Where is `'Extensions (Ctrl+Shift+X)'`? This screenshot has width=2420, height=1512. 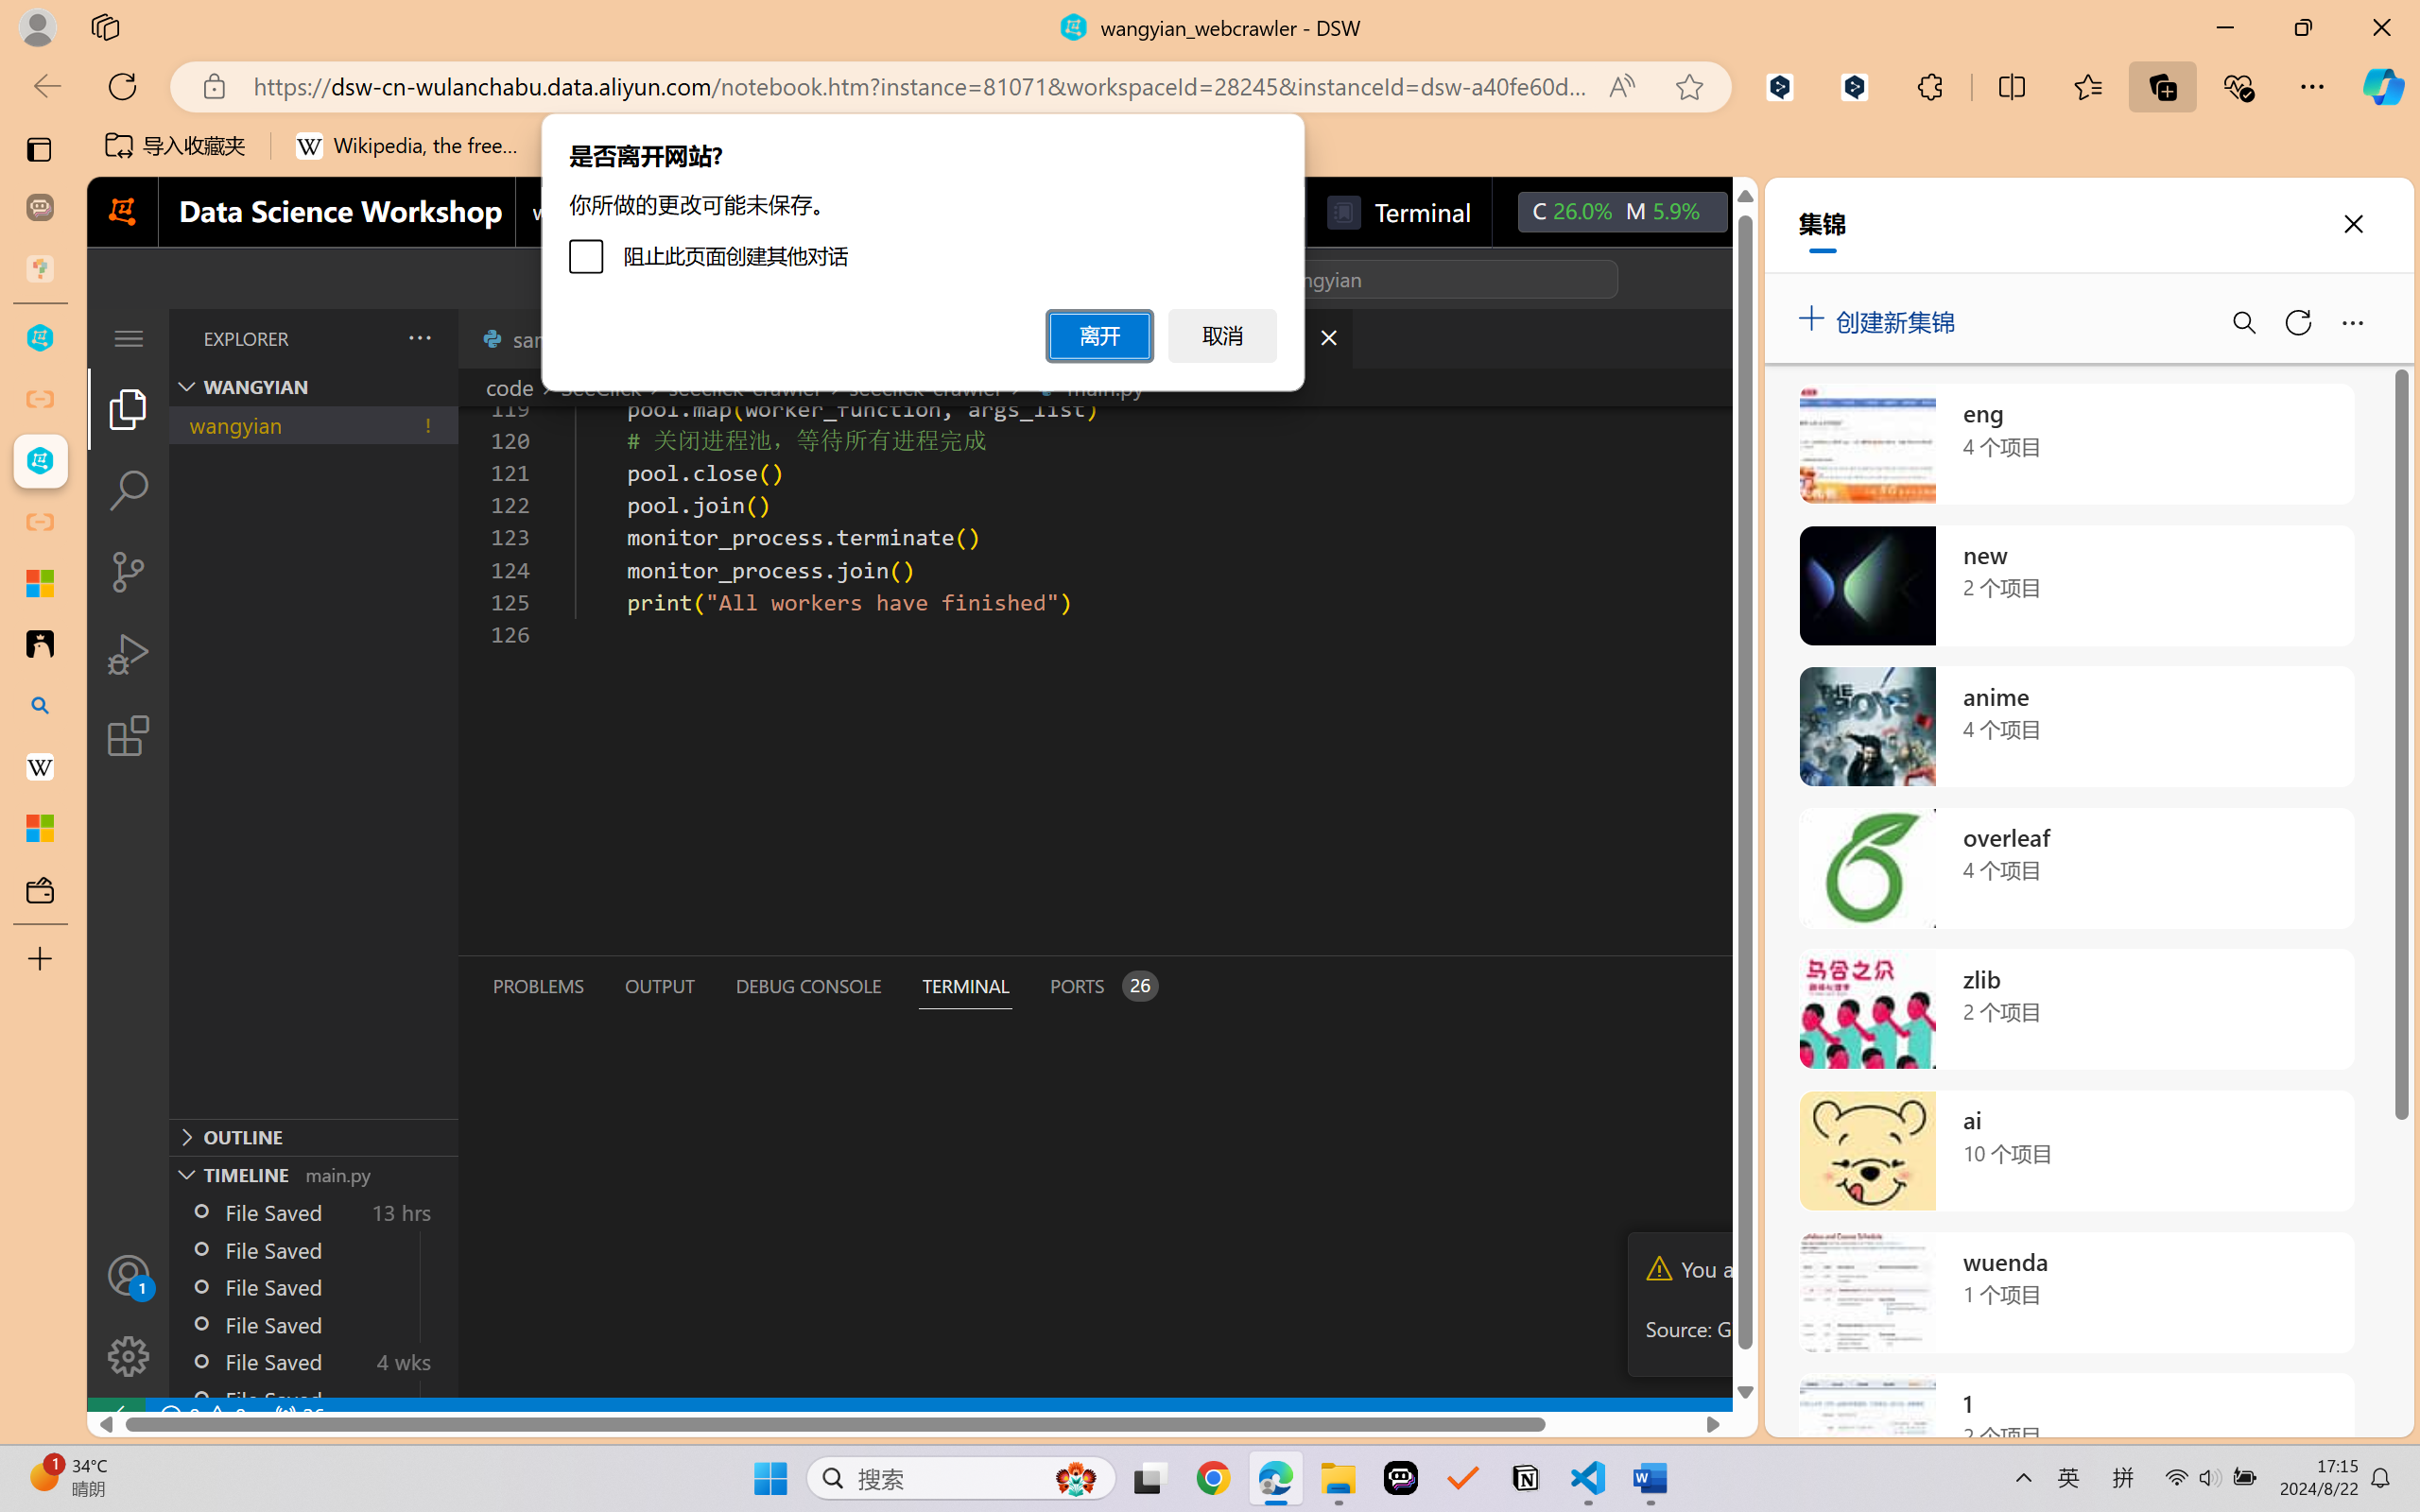
'Extensions (Ctrl+Shift+X)' is located at coordinates (127, 735).